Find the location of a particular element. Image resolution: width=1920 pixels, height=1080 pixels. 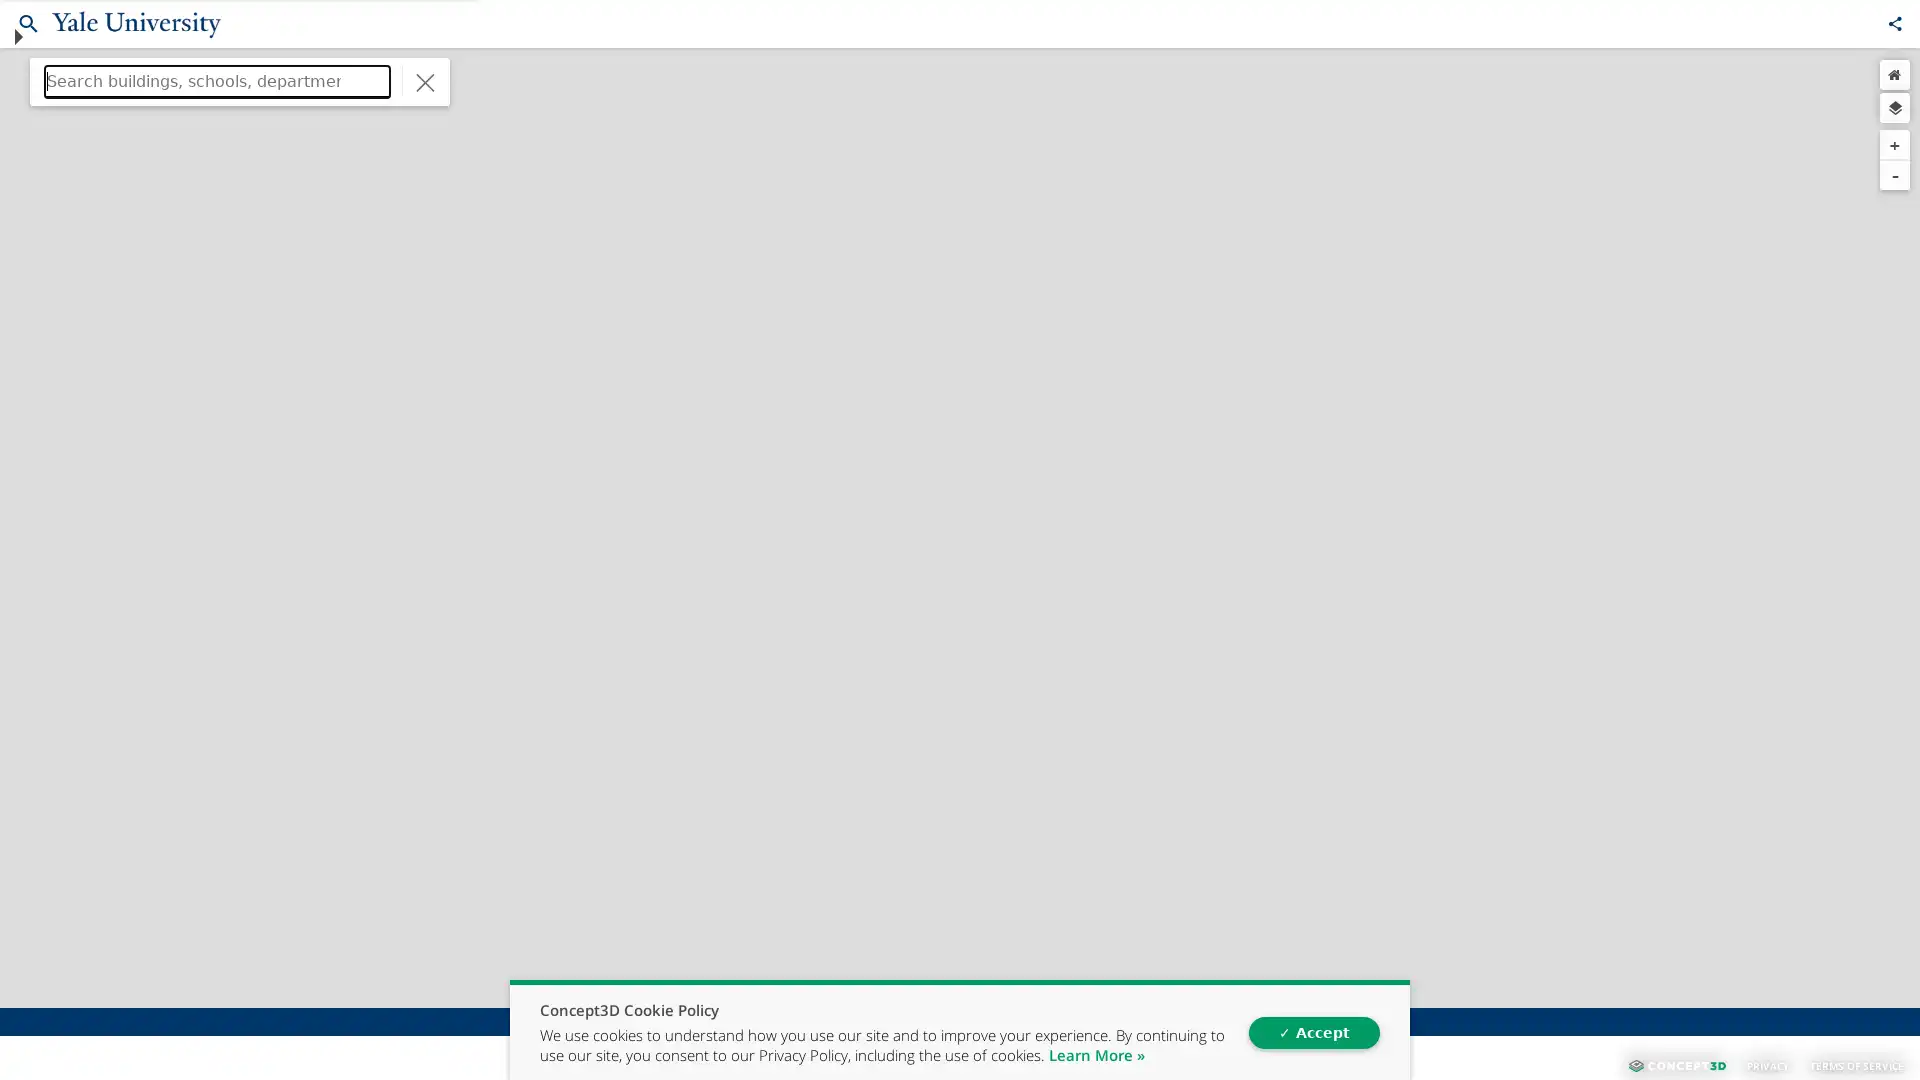

open map layers is located at coordinates (1894, 110).